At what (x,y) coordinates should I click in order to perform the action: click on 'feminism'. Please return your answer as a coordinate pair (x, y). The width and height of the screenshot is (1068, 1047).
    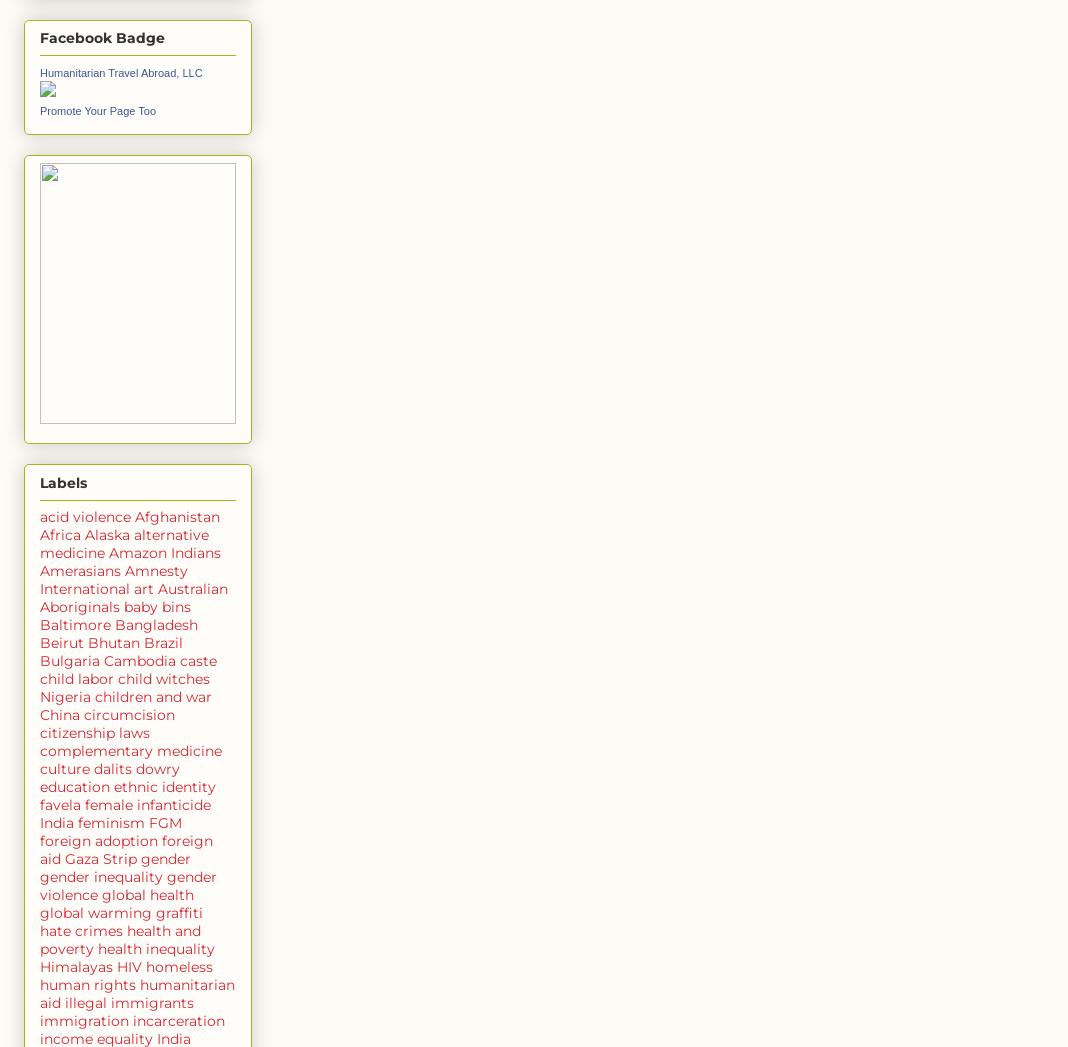
    Looking at the image, I should click on (76, 821).